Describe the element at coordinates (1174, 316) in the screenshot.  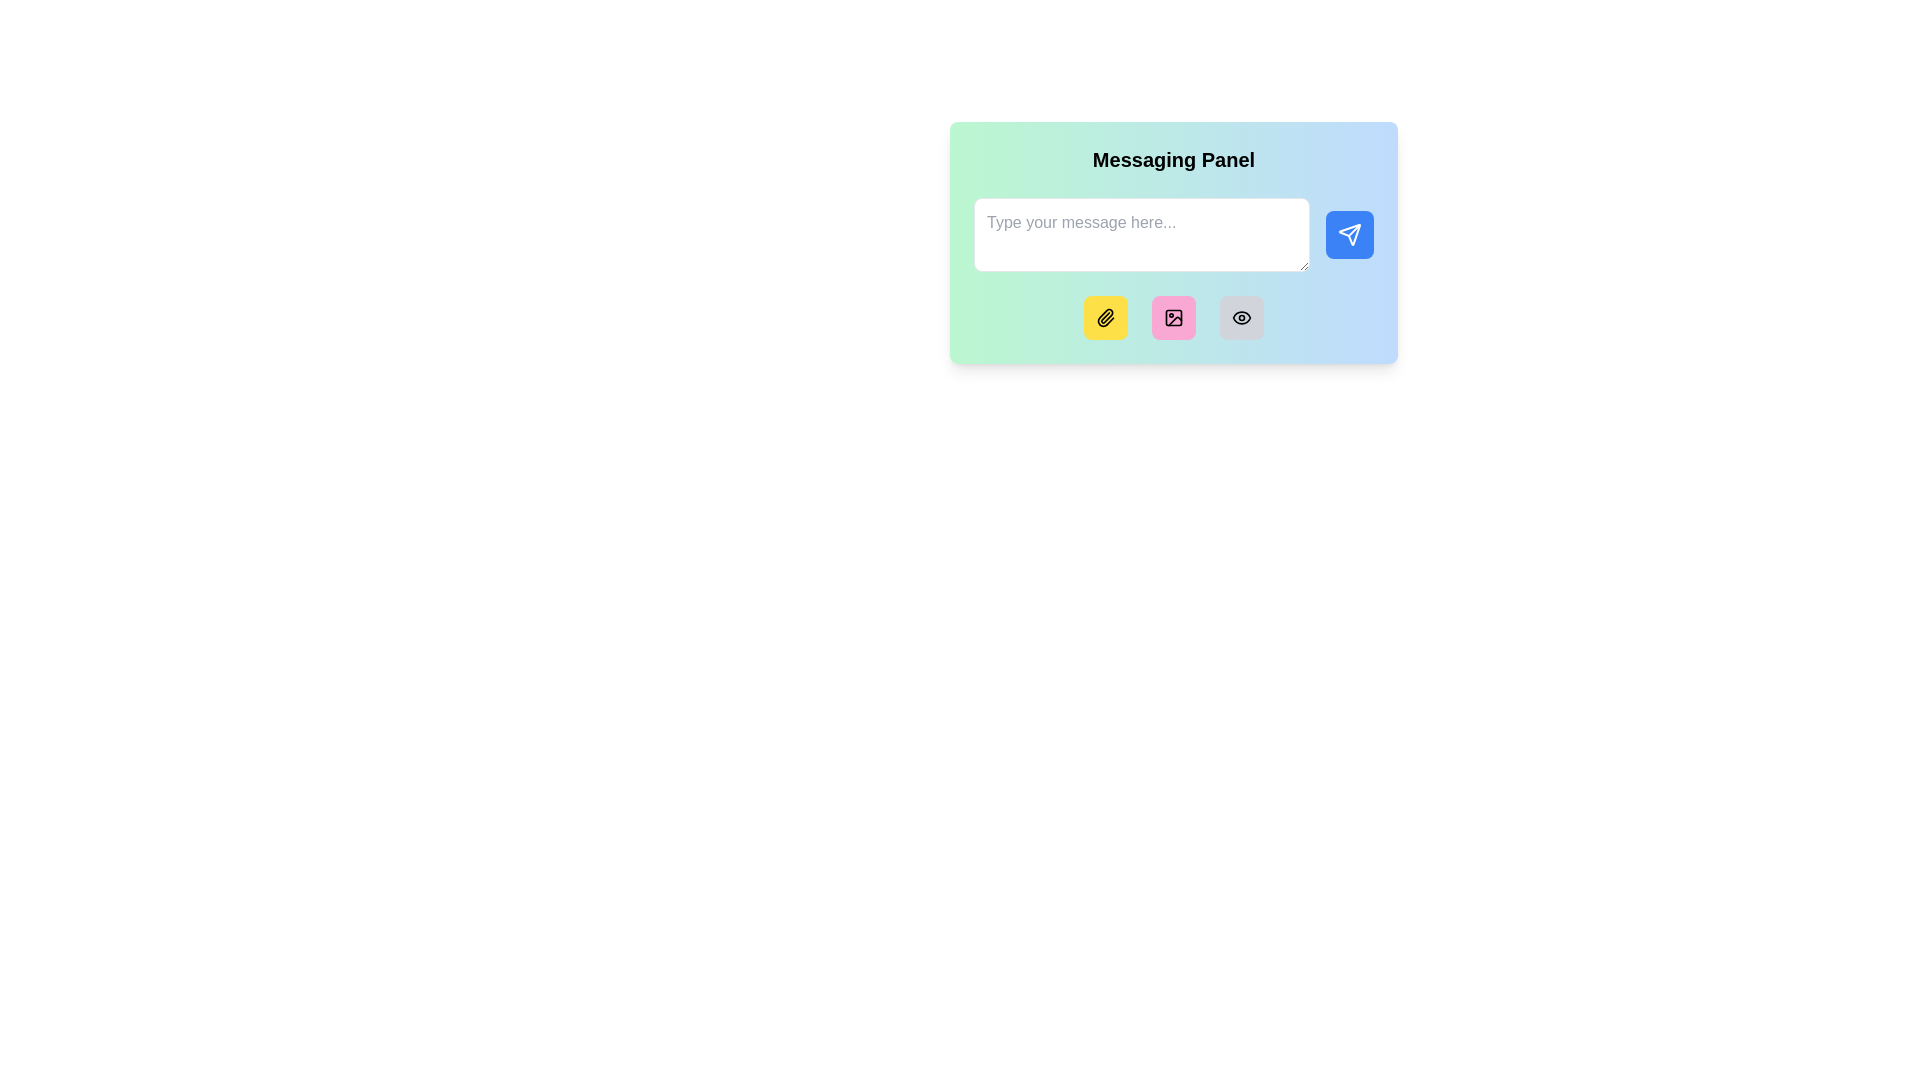
I see `the pink square button with a stylized picture icon` at that location.